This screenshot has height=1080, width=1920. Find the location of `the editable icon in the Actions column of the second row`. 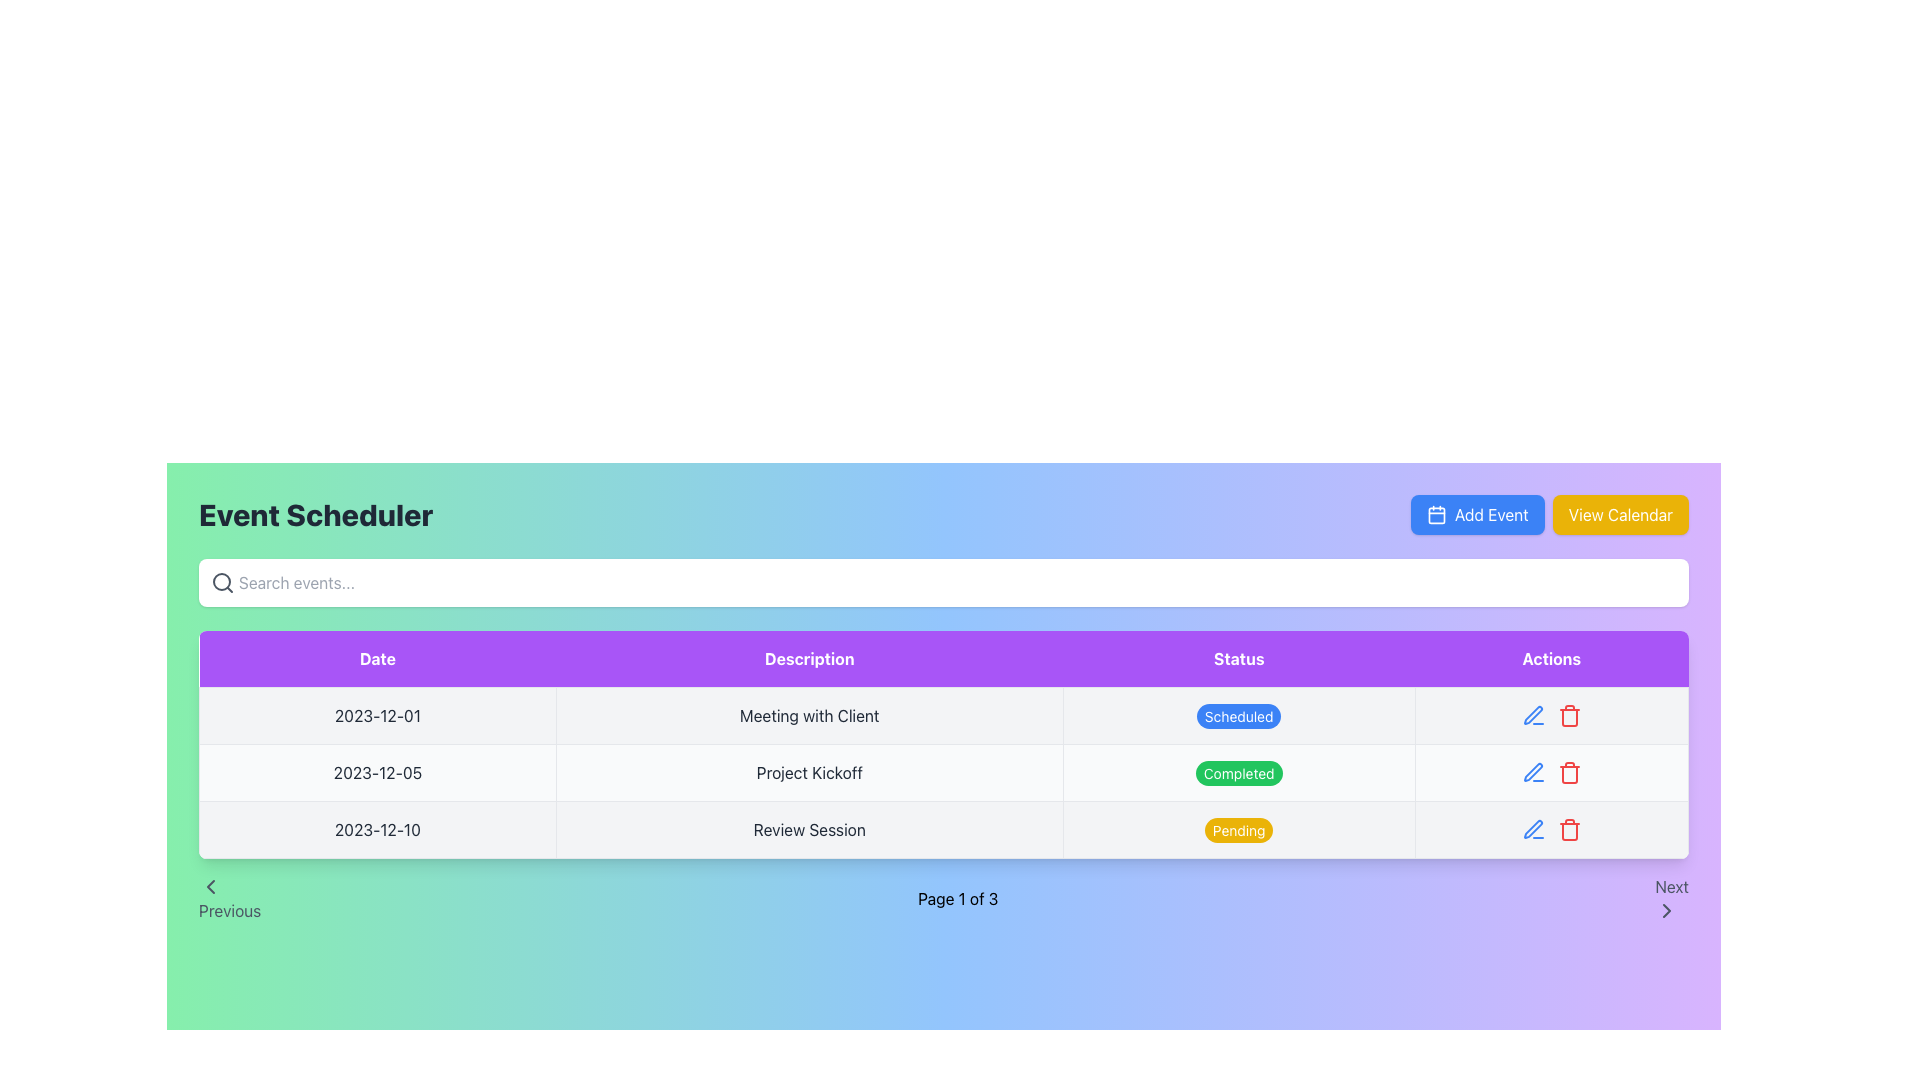

the editable icon in the Actions column of the second row is located at coordinates (1531, 770).